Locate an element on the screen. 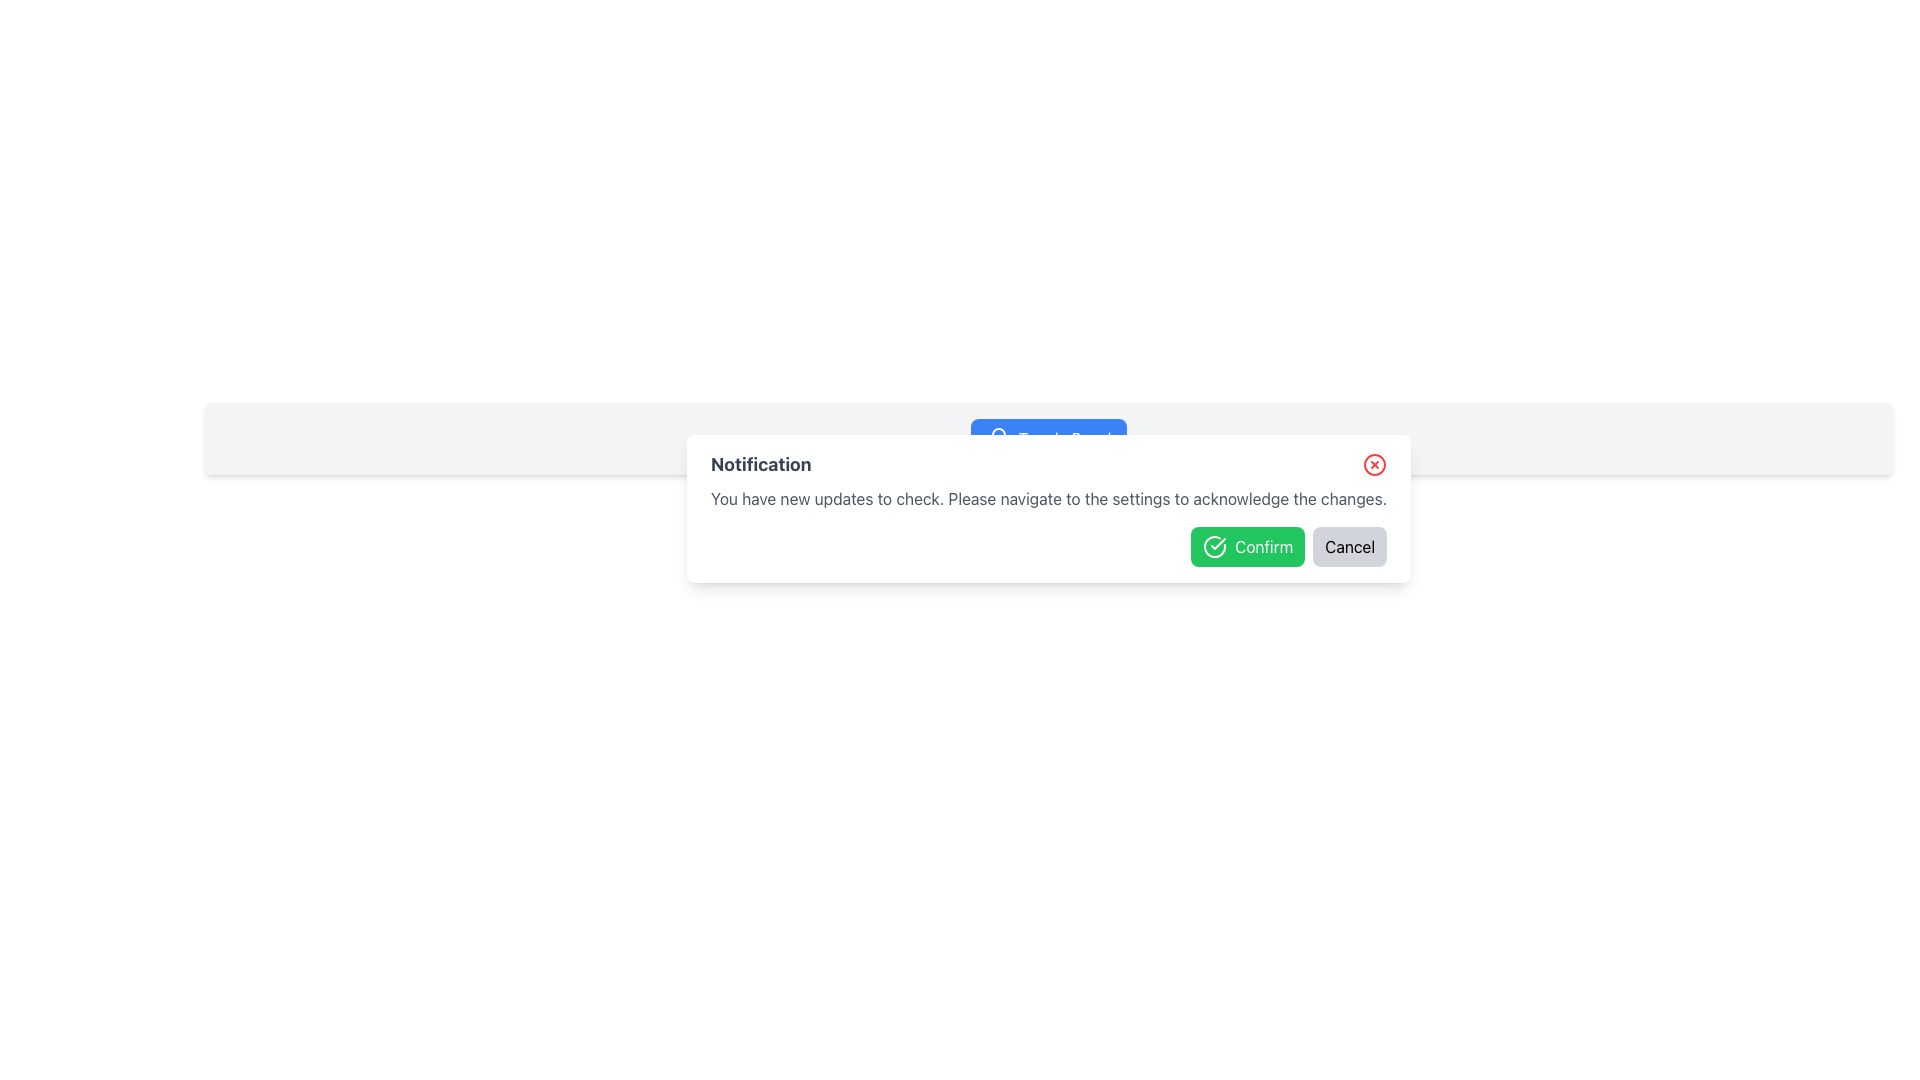 This screenshot has height=1080, width=1920. the visual indicator icon located to the left of the 'Confirm' button in the confirmation dialog is located at coordinates (1214, 547).